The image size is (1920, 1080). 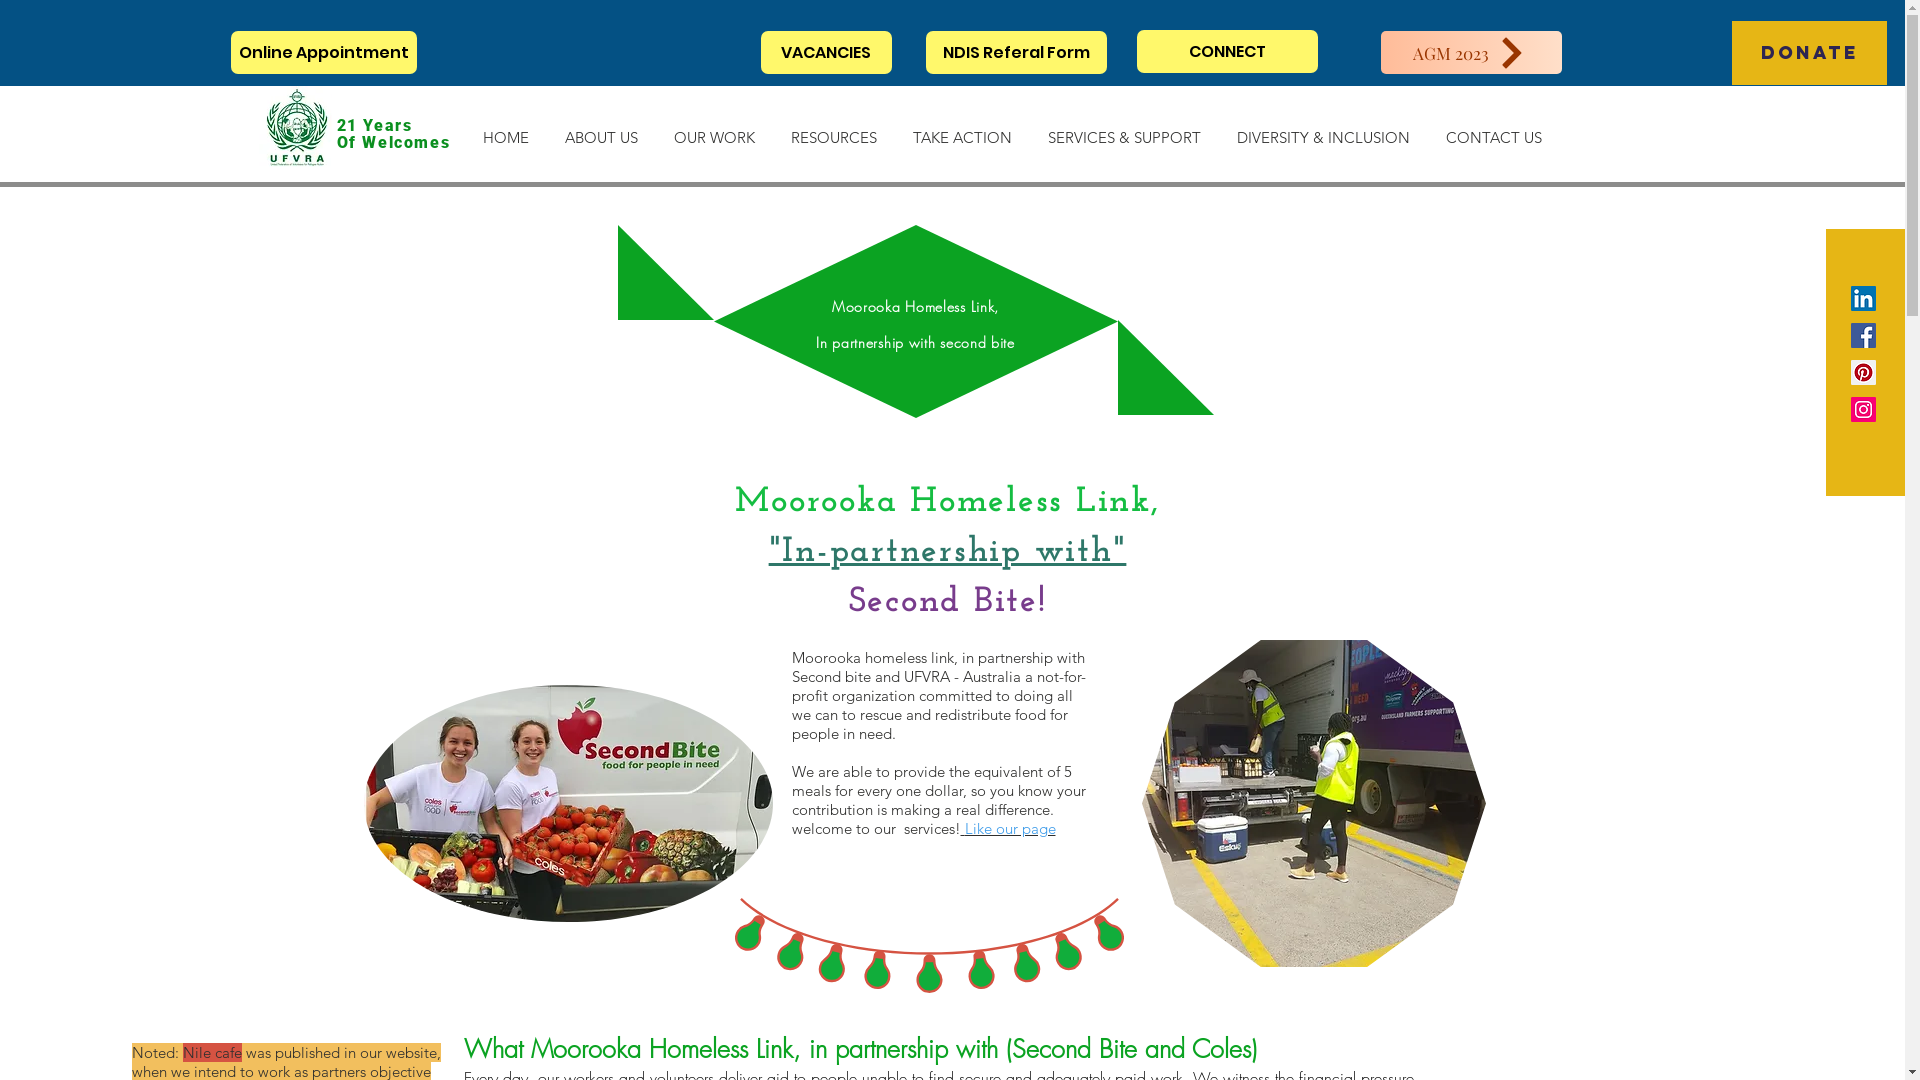 I want to click on 'SERVICES & SUPPORT', so click(x=1124, y=128).